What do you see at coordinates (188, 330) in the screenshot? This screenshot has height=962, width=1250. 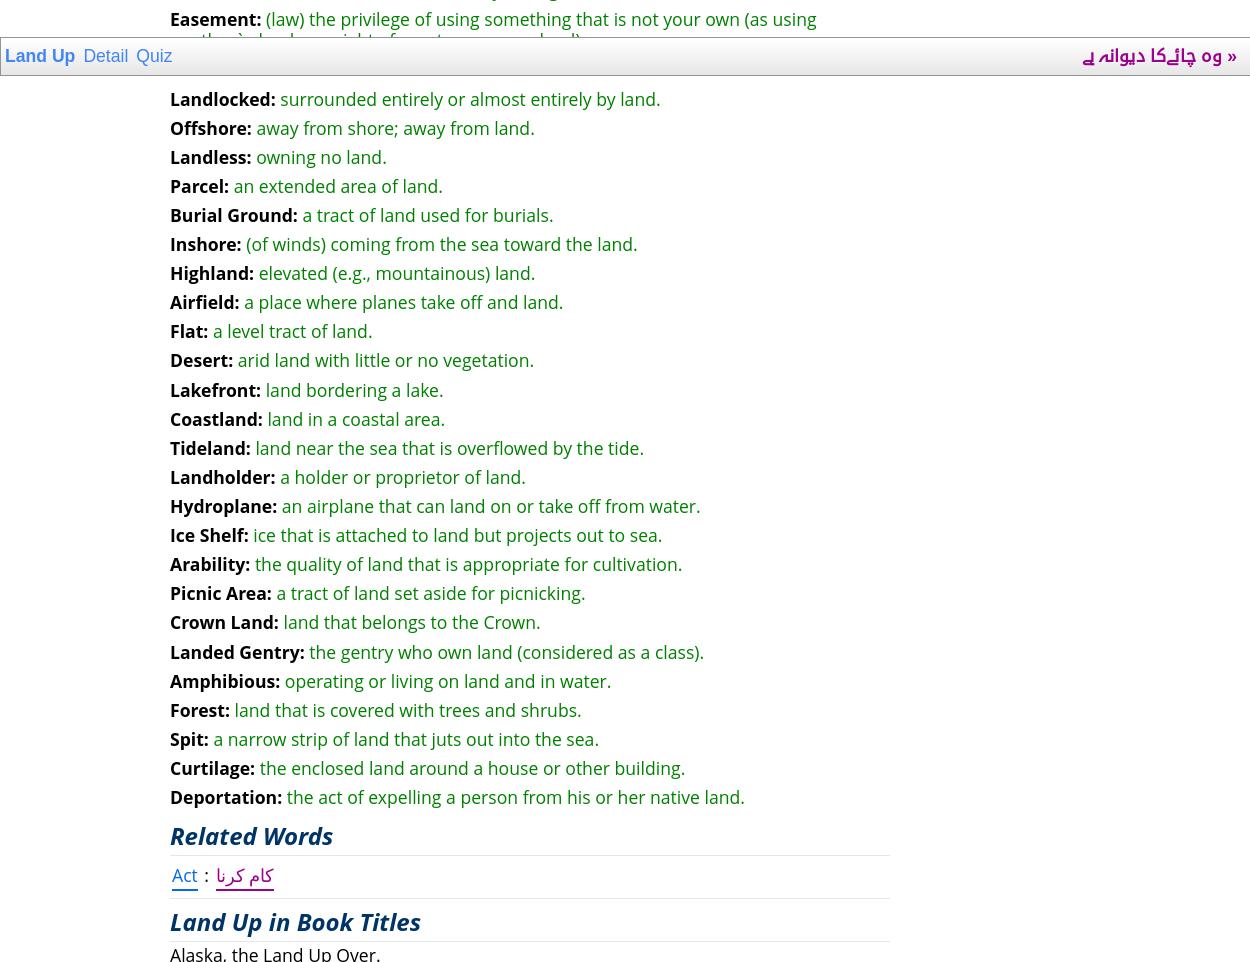 I see `'Flat:'` at bounding box center [188, 330].